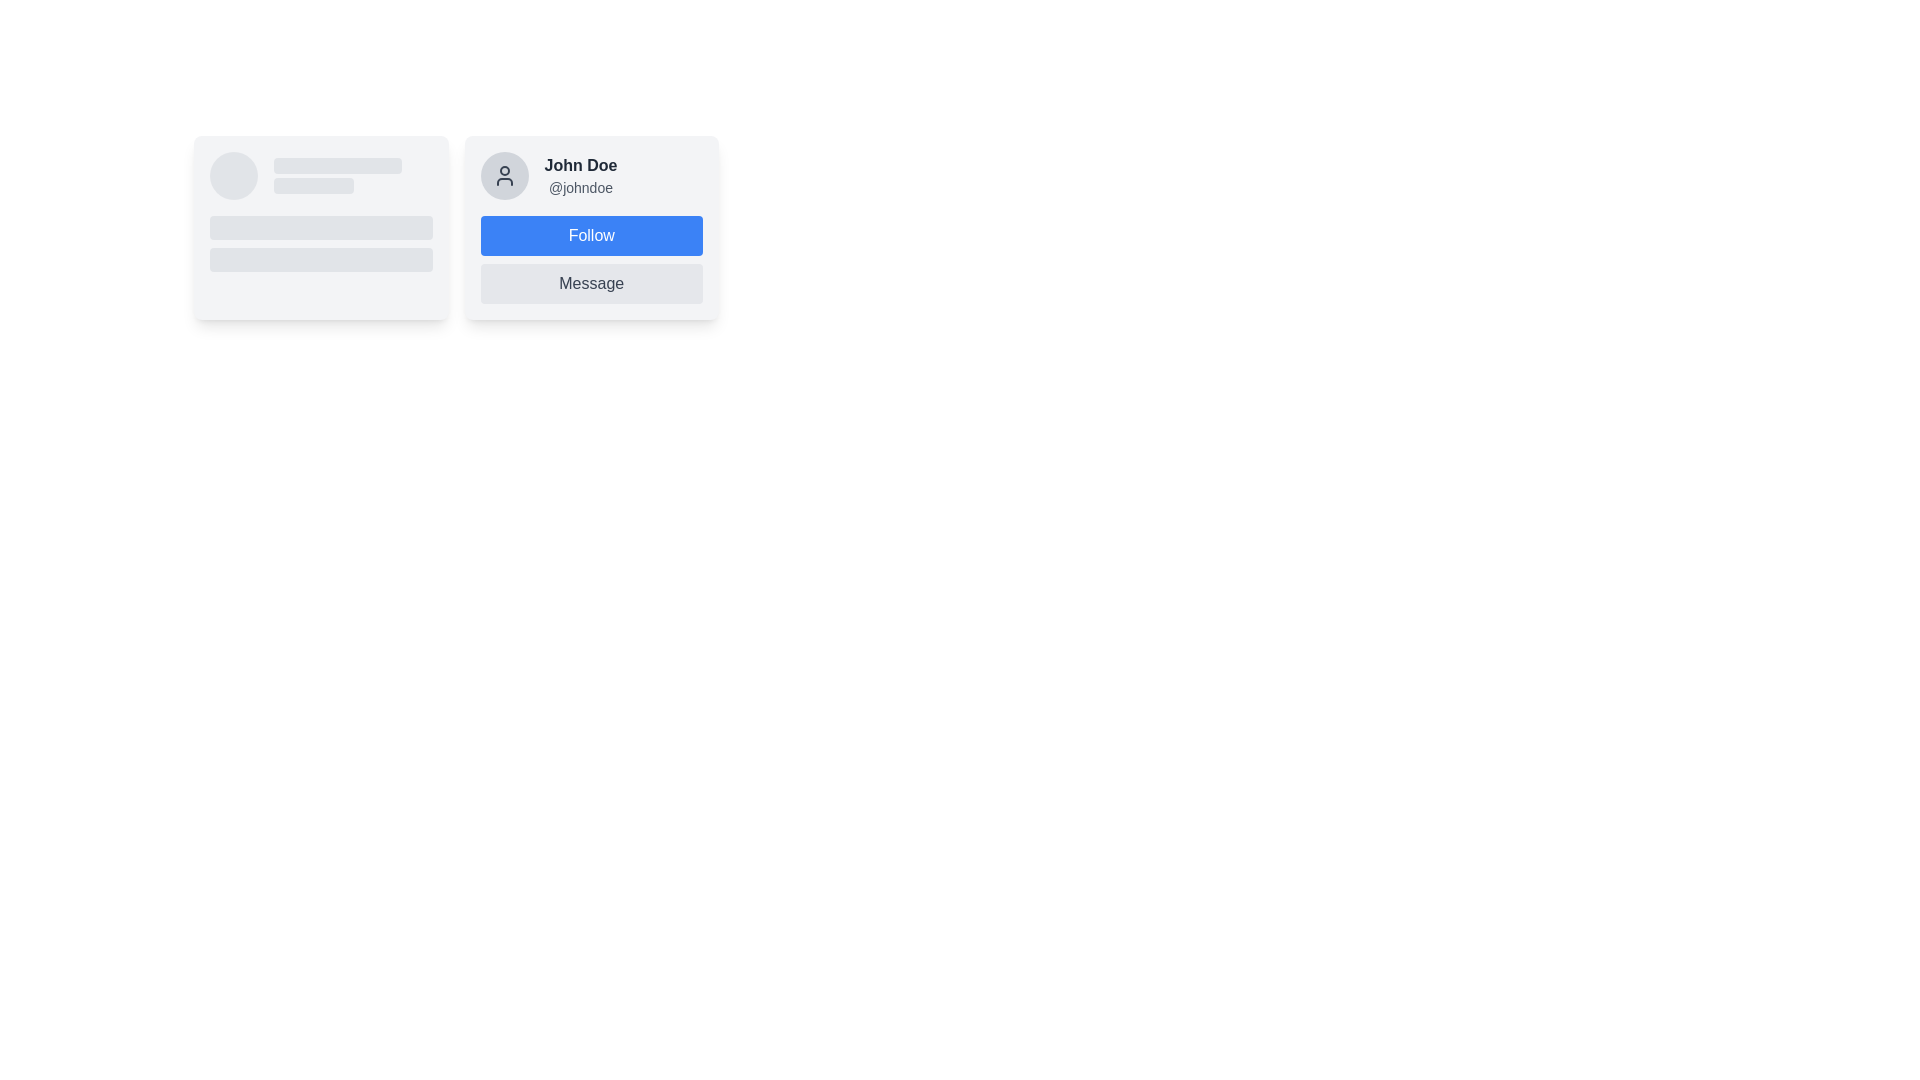 The width and height of the screenshot is (1920, 1080). What do you see at coordinates (579, 188) in the screenshot?
I see `the username label located in the profile card, which is positioned directly below the primary label 'John Doe.'` at bounding box center [579, 188].